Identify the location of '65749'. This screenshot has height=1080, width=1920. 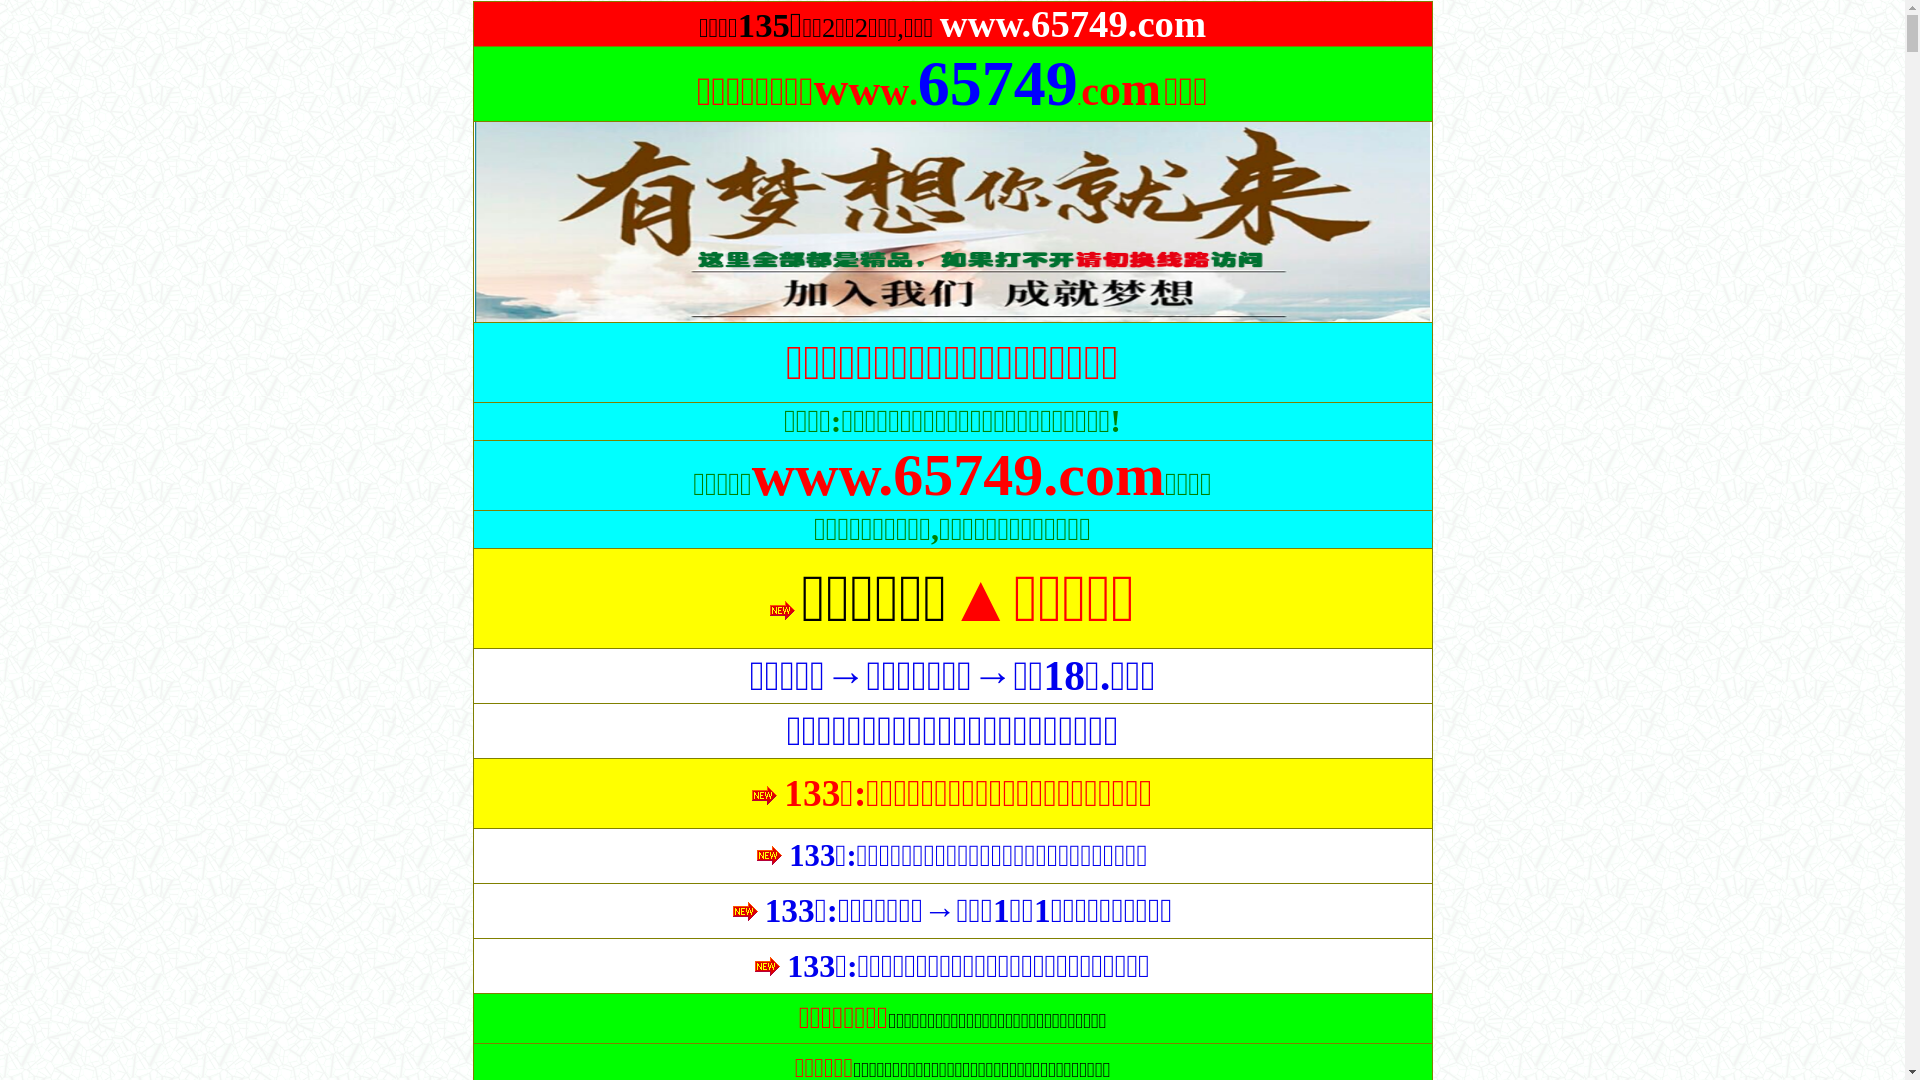
(916, 99).